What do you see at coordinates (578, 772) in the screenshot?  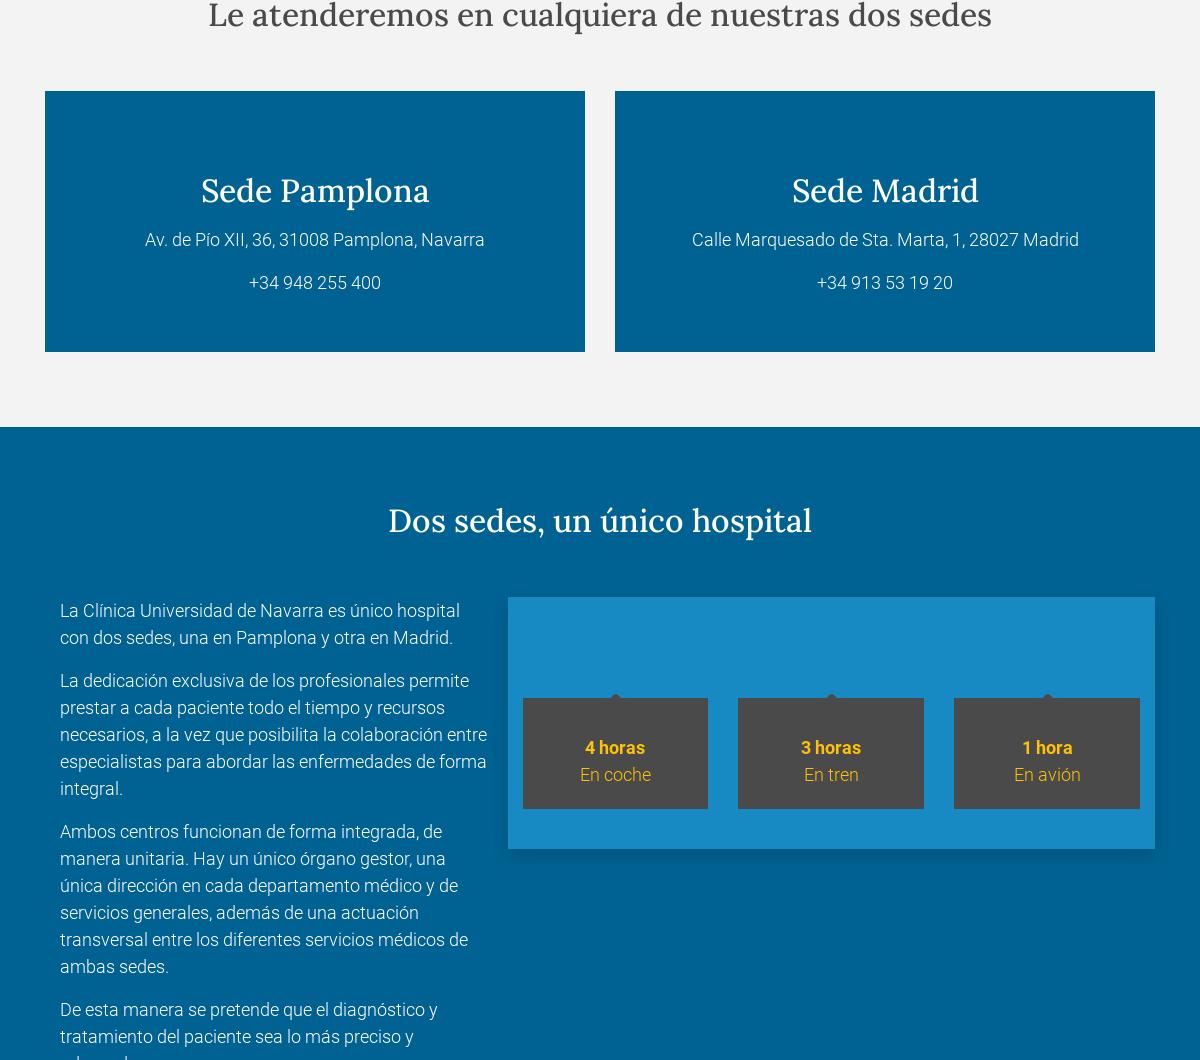 I see `'En coche'` at bounding box center [578, 772].